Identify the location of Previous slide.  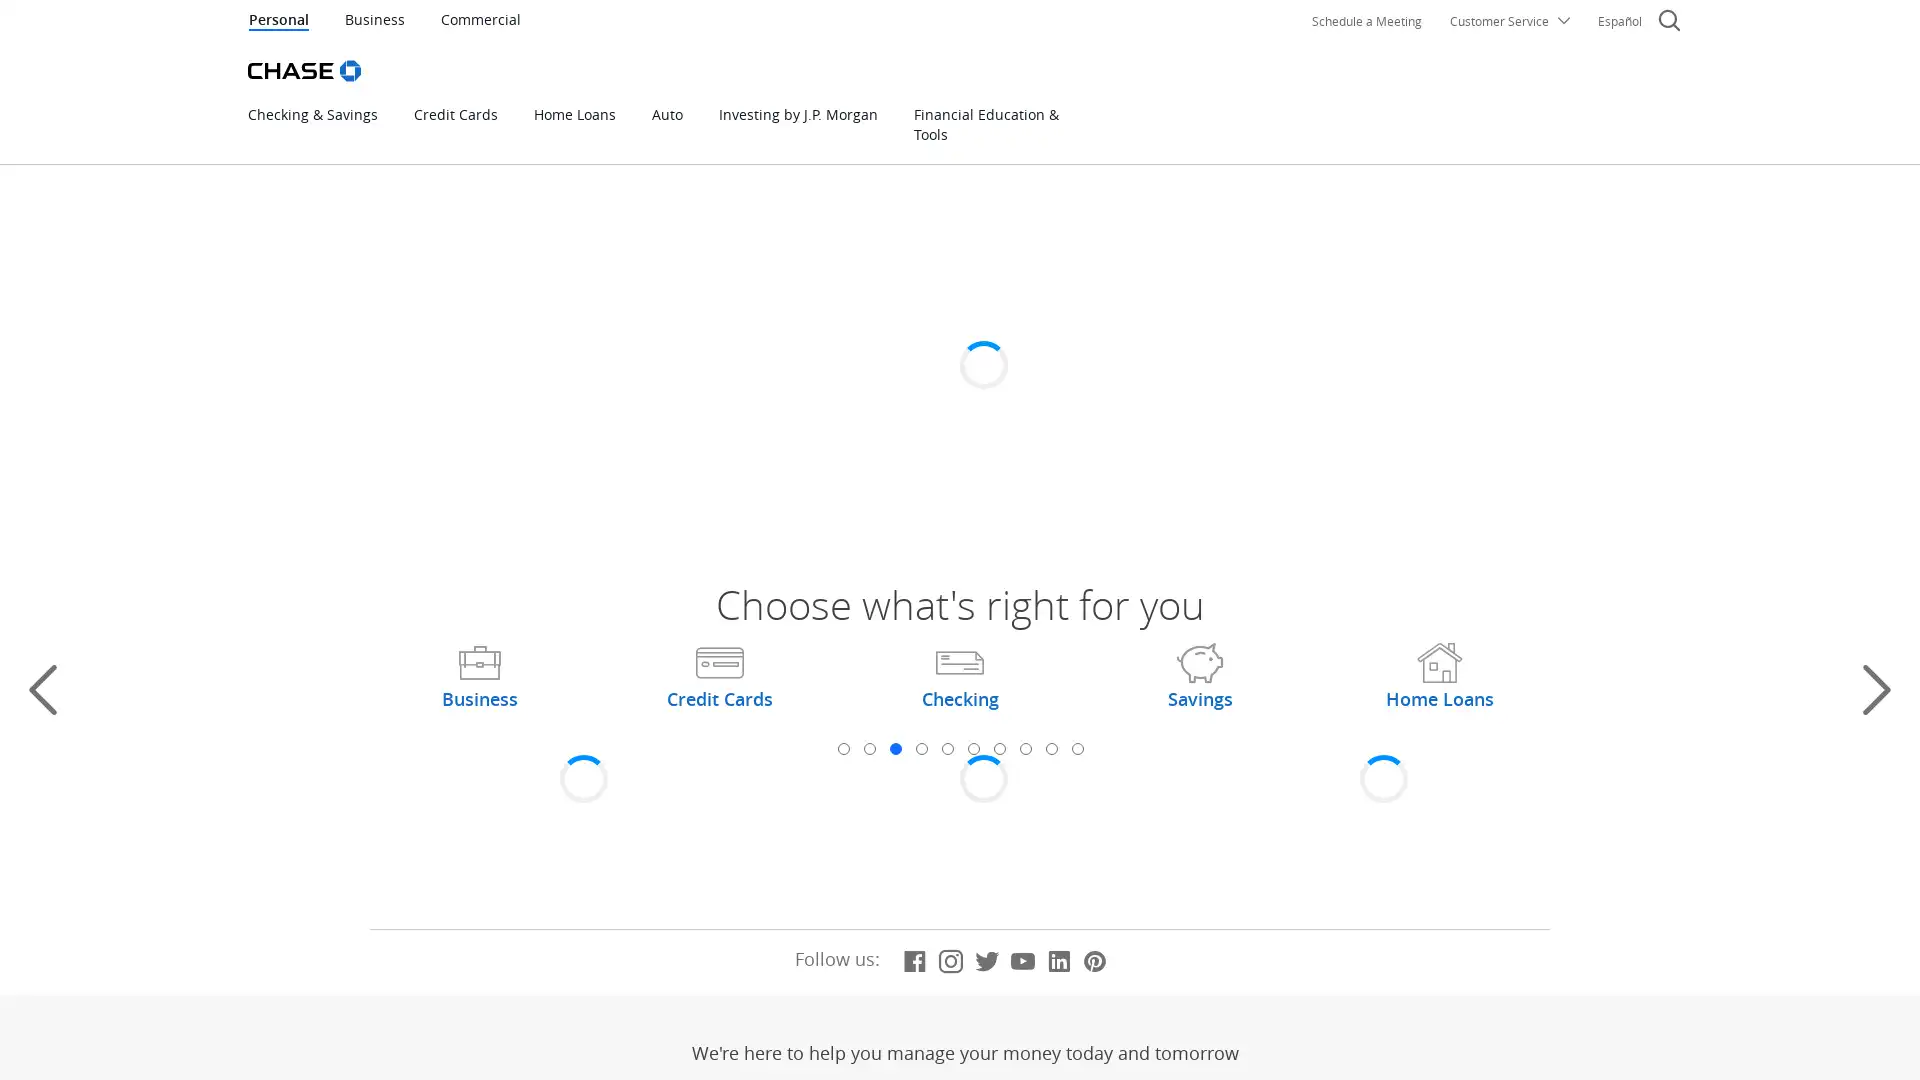
(43, 689).